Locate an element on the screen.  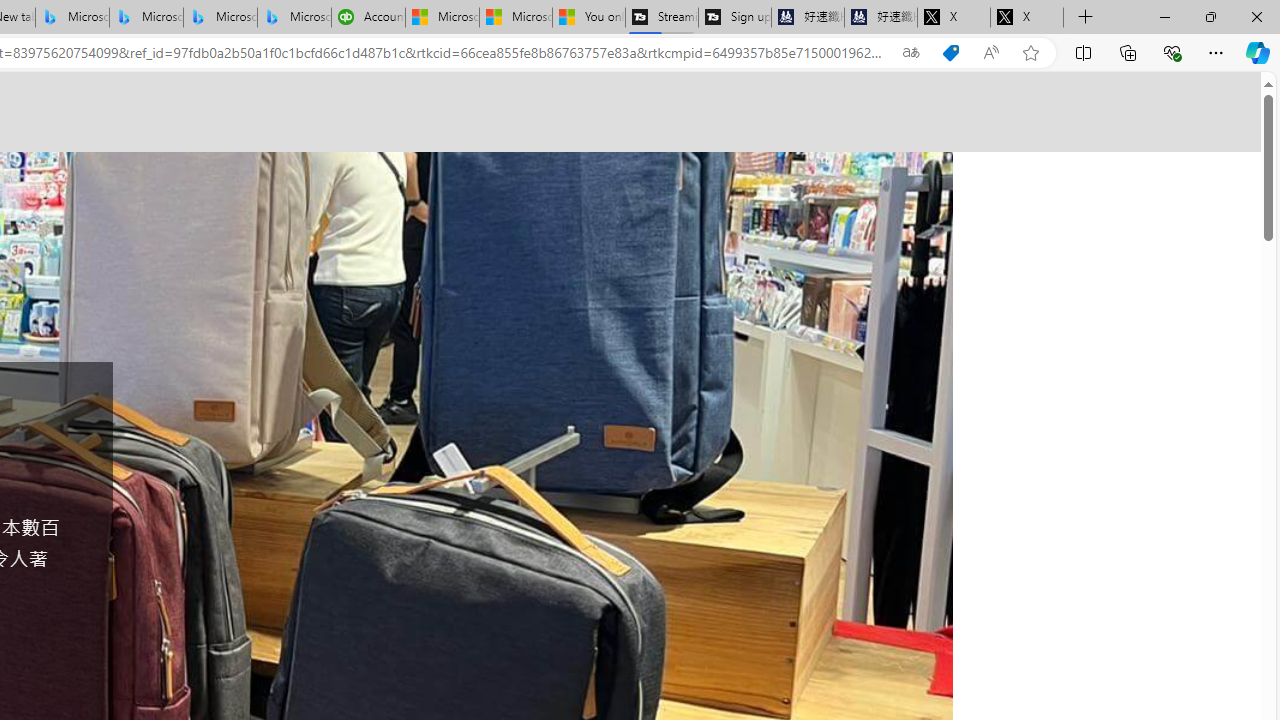
'This site has coupons! Shopping in Microsoft Edge' is located at coordinates (950, 52).